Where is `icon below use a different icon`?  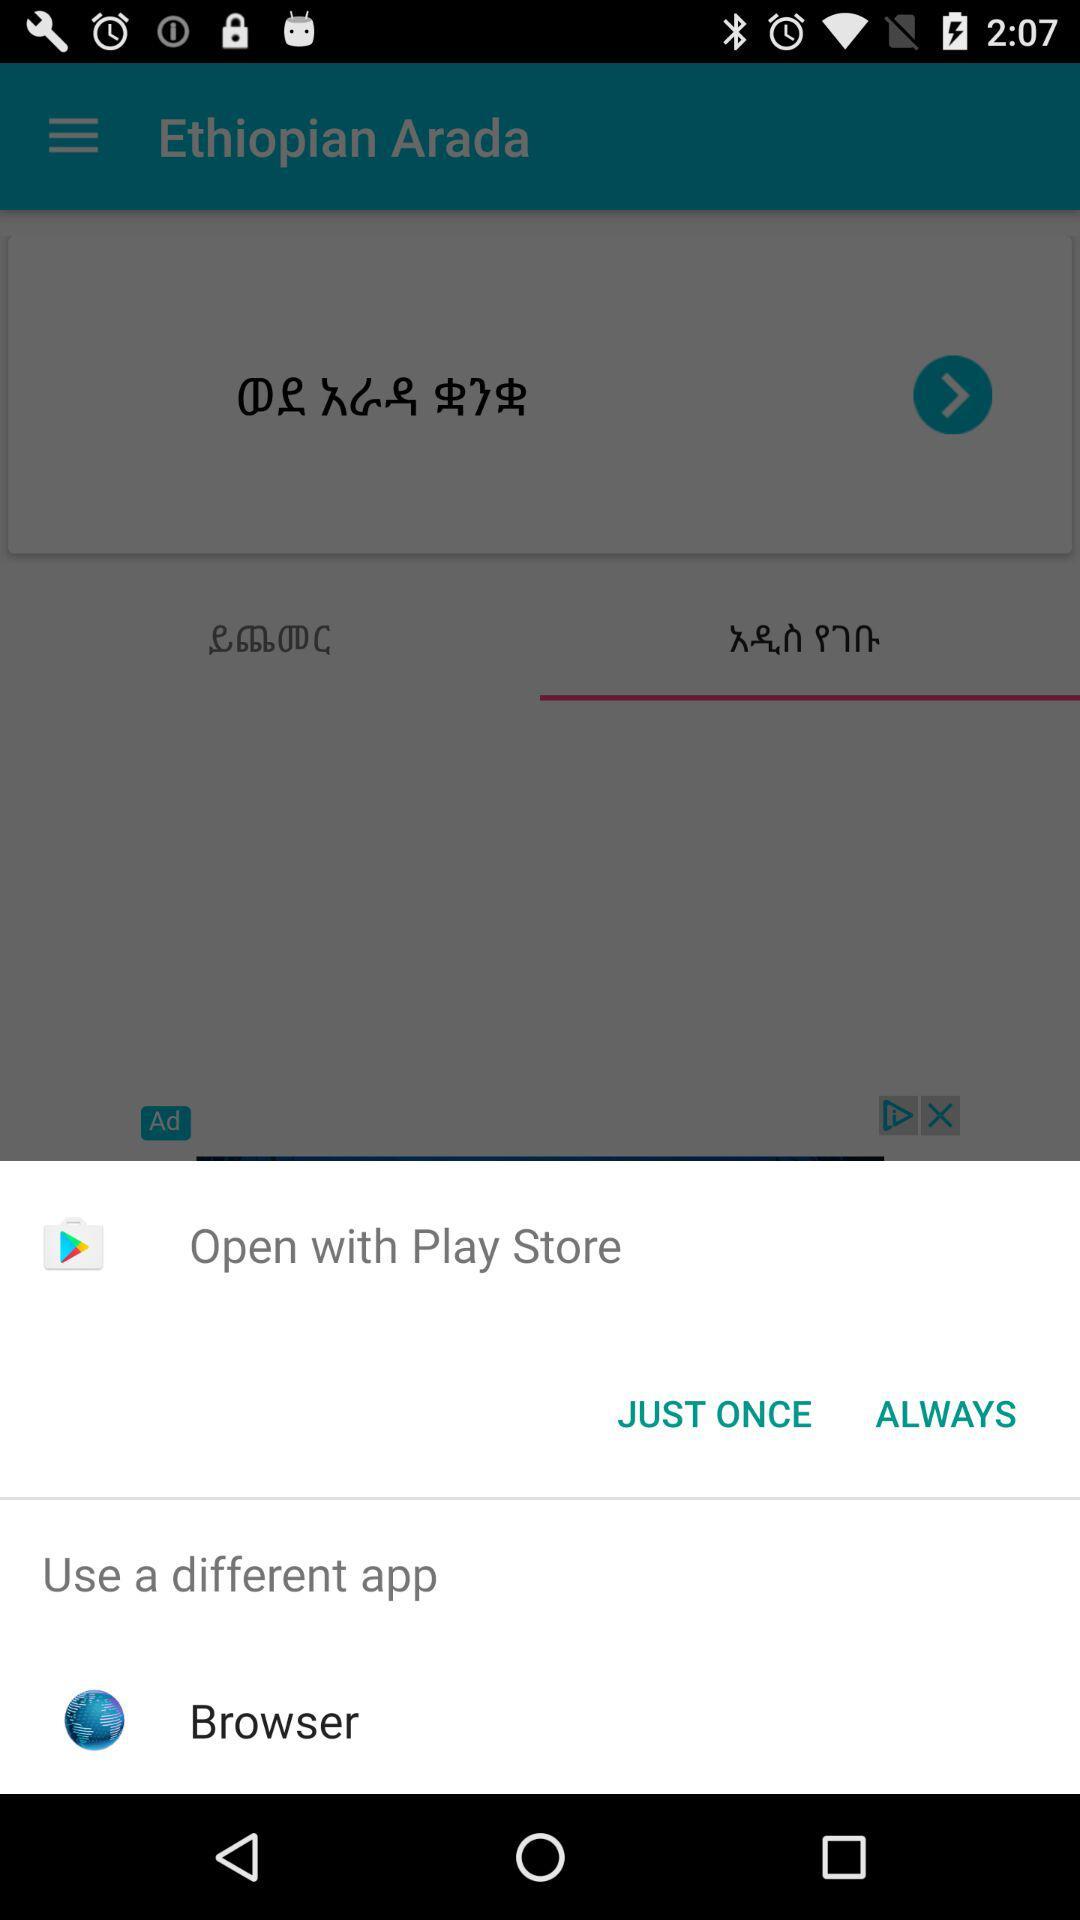
icon below use a different icon is located at coordinates (274, 1719).